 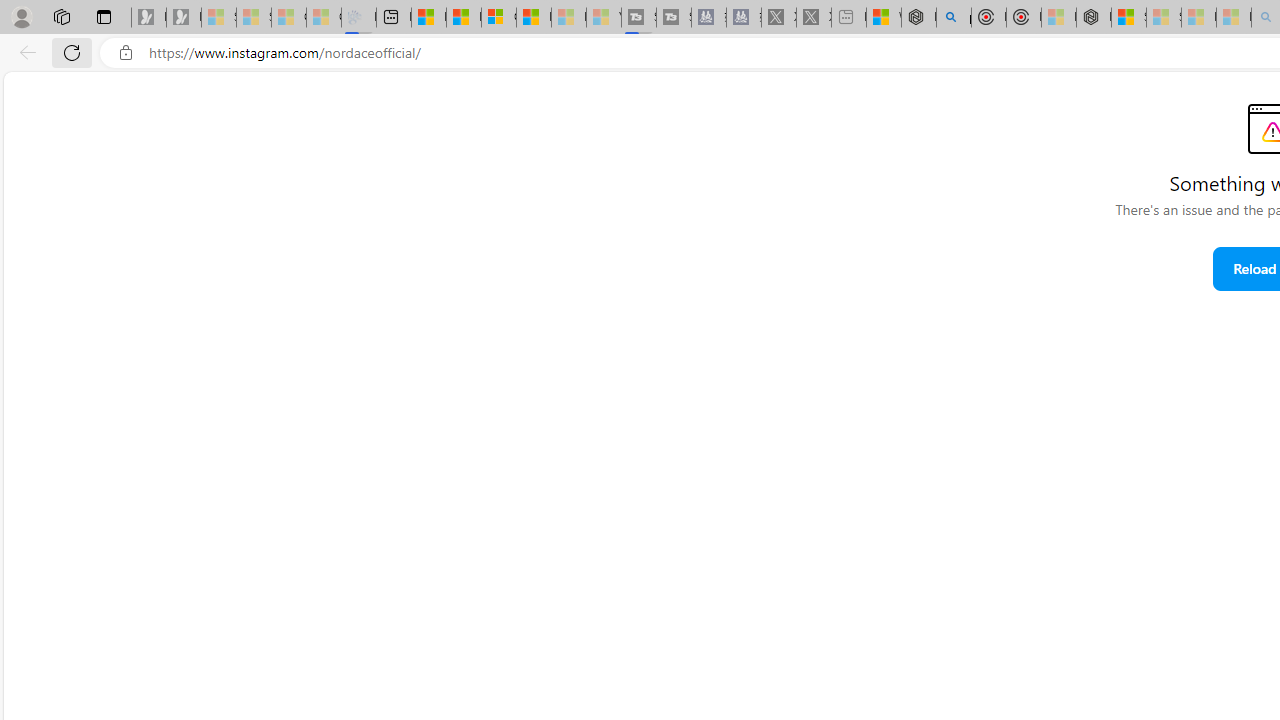 What do you see at coordinates (814, 17) in the screenshot?
I see `'X - Sleeping'` at bounding box center [814, 17].